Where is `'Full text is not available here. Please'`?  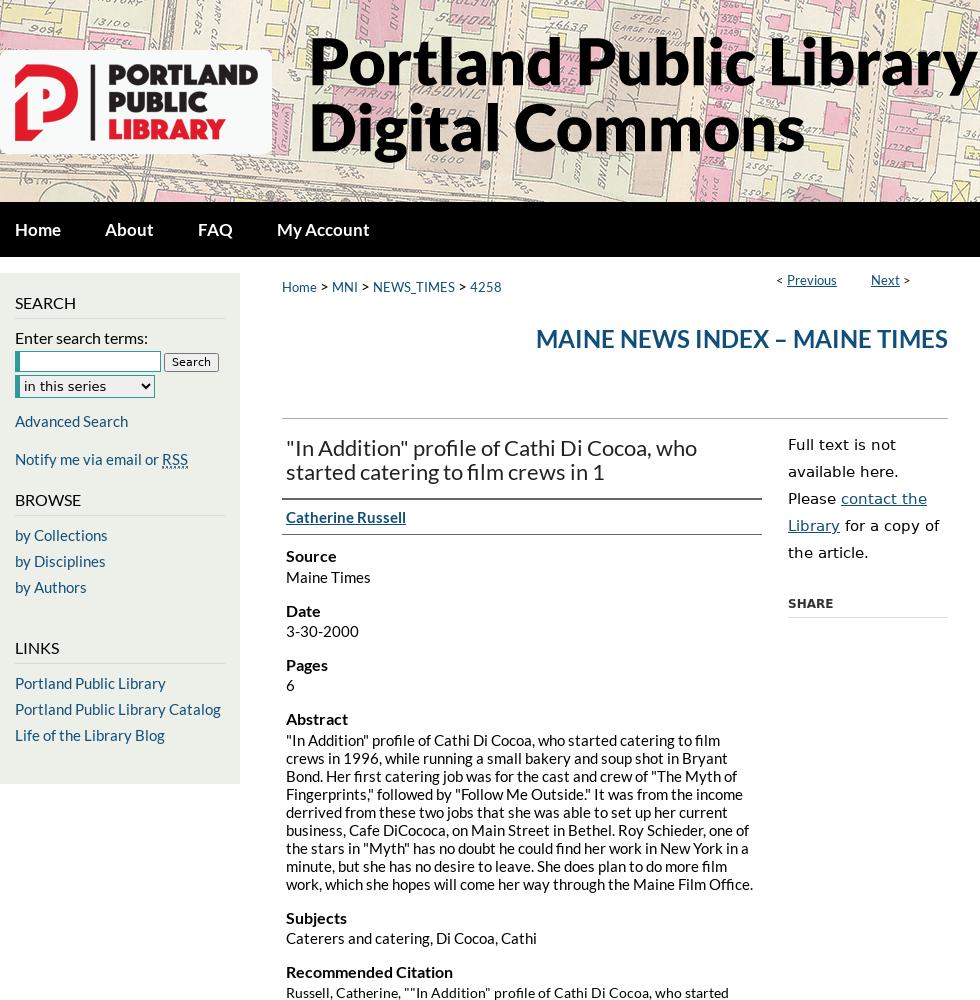
'Full text is not available here. Please' is located at coordinates (843, 471).